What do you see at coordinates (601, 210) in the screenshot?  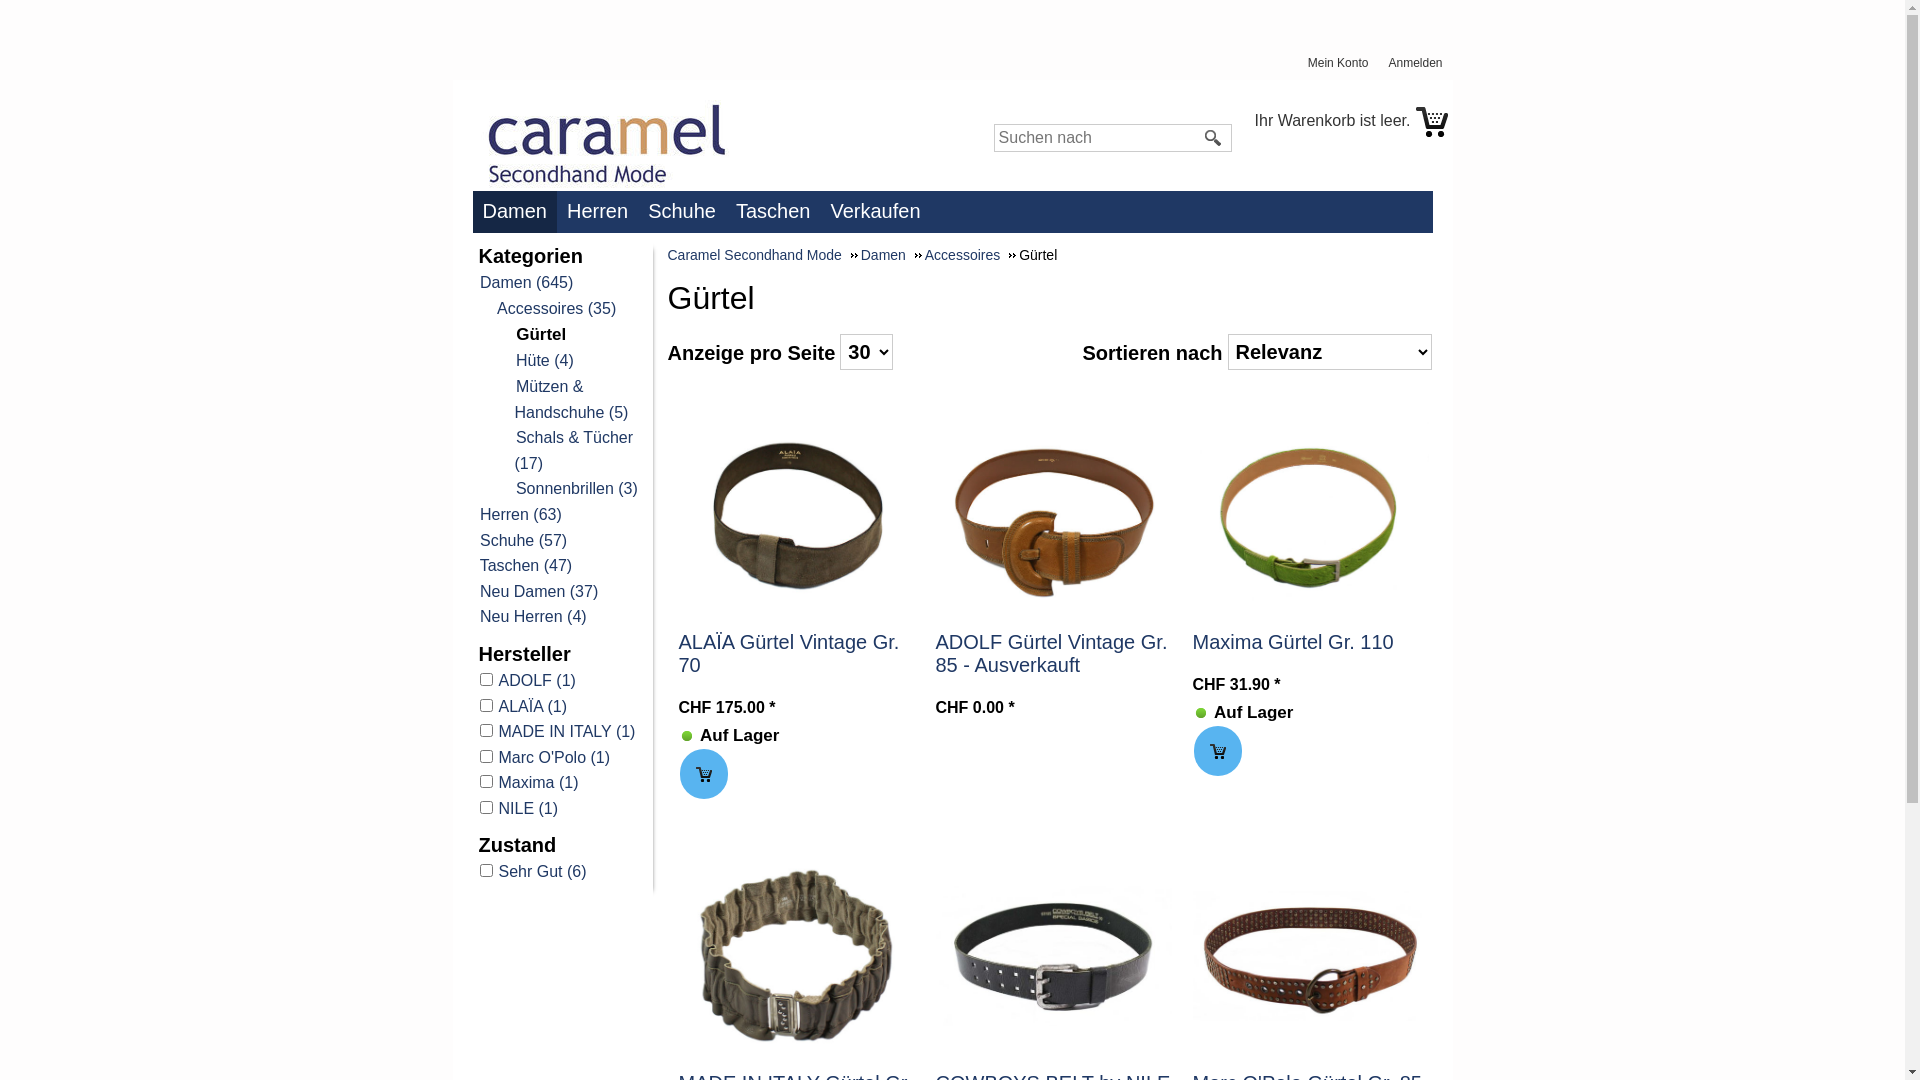 I see `'Herren'` at bounding box center [601, 210].